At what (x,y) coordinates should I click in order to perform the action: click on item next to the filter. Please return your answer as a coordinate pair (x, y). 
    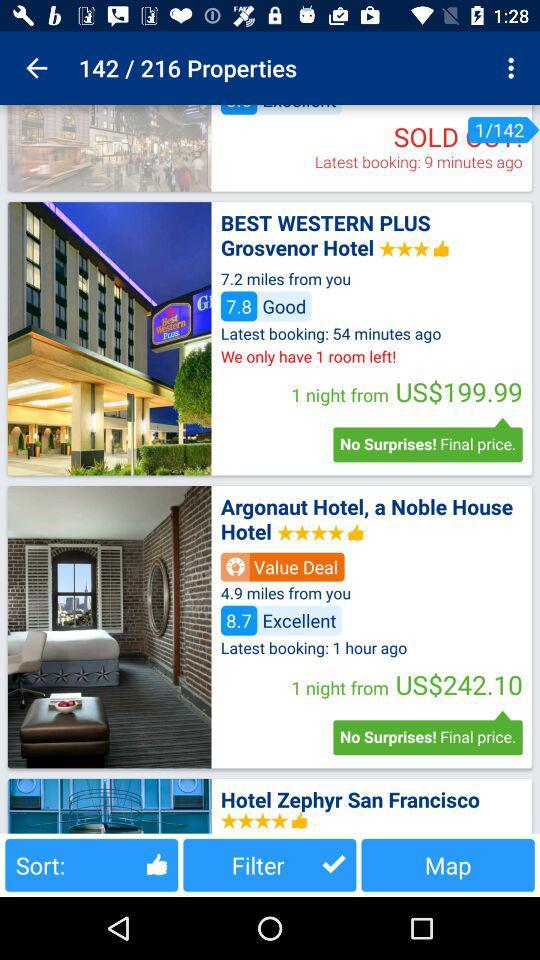
    Looking at the image, I should click on (448, 864).